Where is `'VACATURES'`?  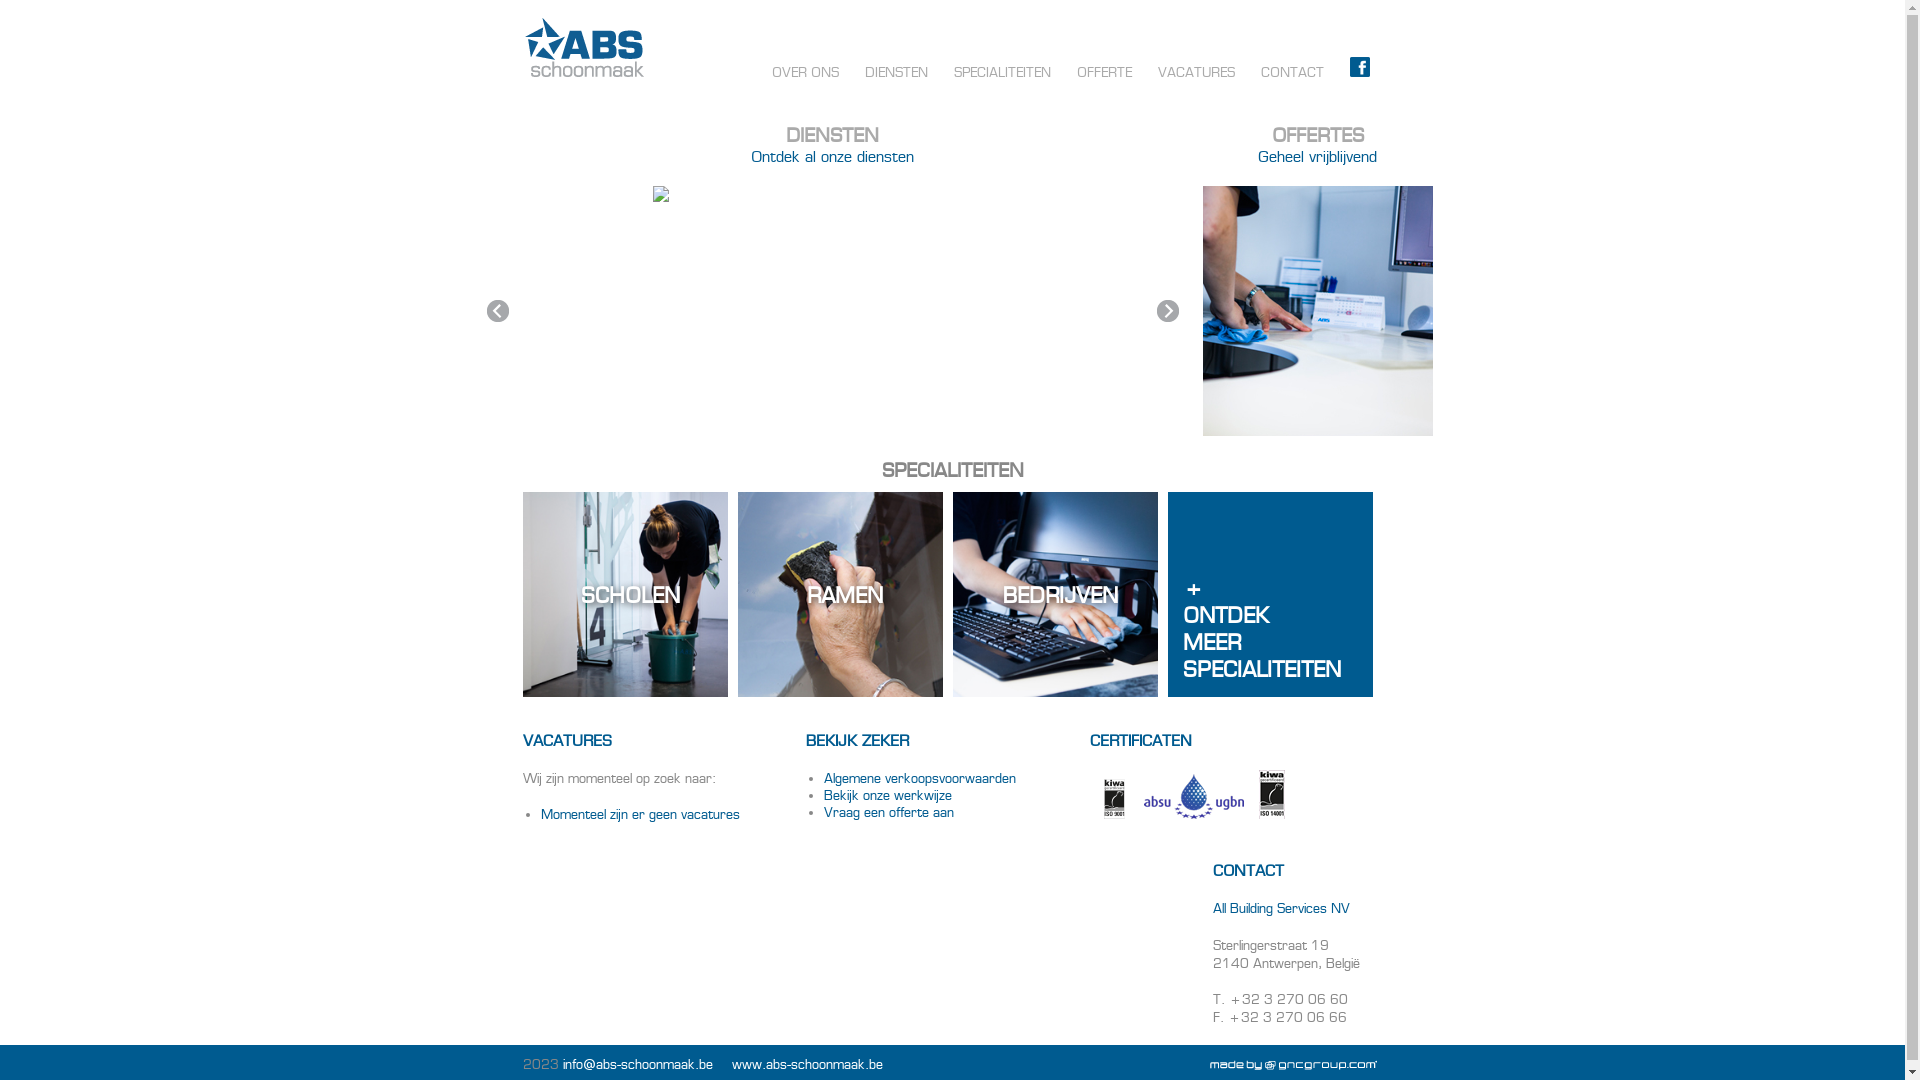 'VACATURES' is located at coordinates (1195, 71).